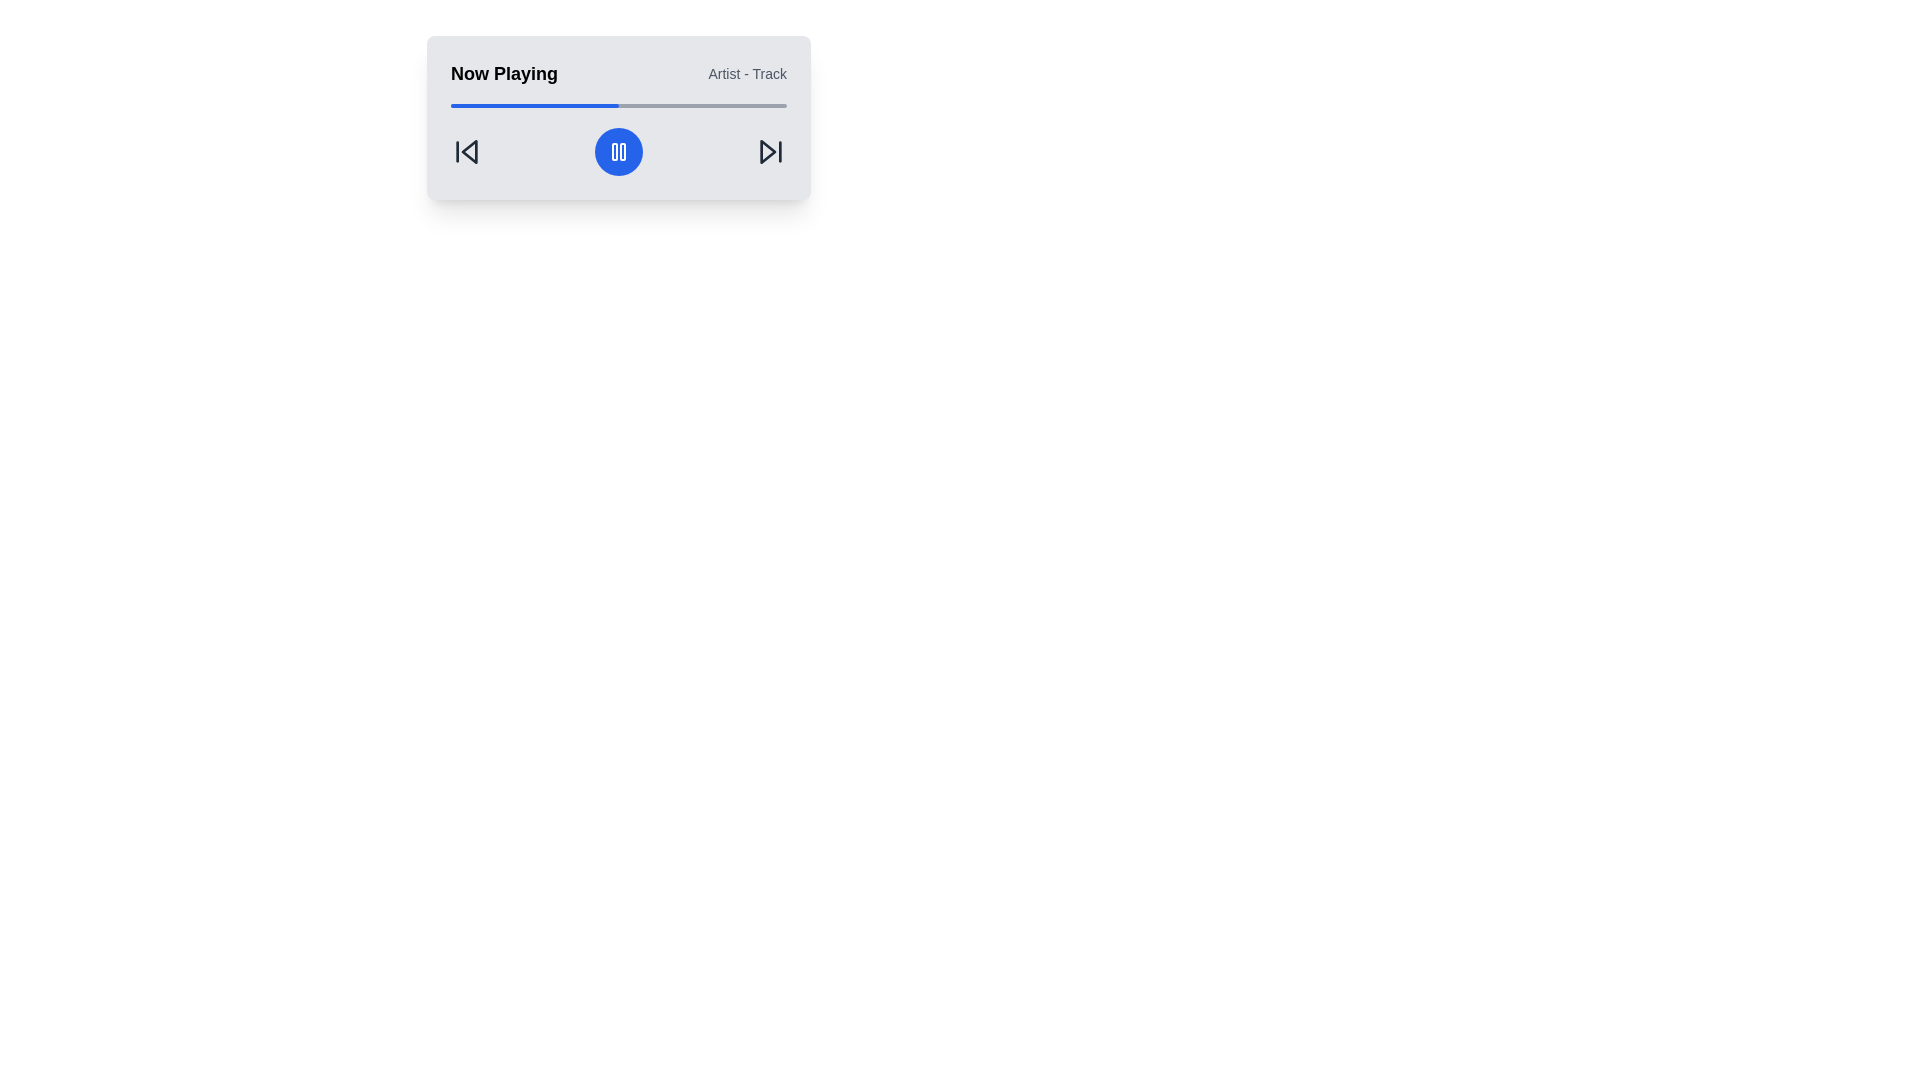  Describe the element at coordinates (558, 105) in the screenshot. I see `the progress of the bar` at that location.